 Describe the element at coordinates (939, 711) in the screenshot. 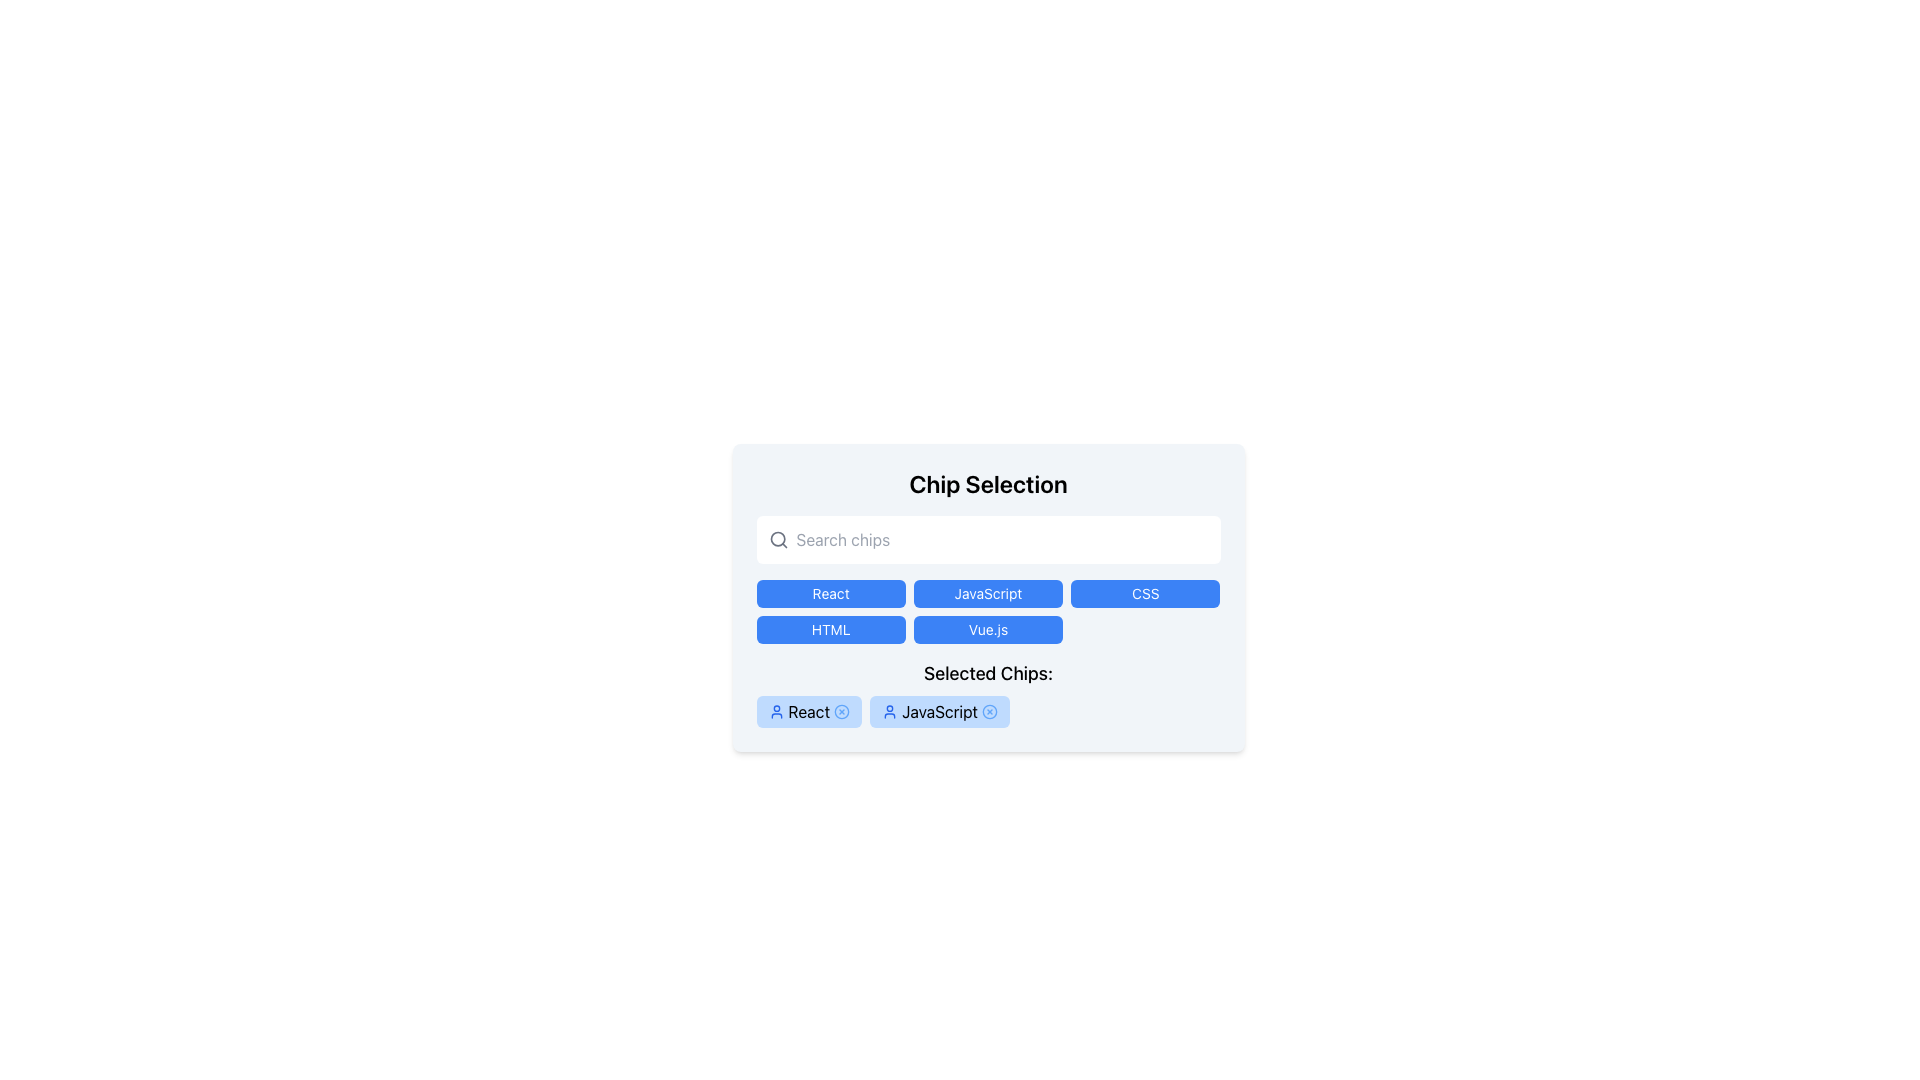

I see `the second chip labeled as 'JavaScript' in the 'Selected Chips' row` at that location.